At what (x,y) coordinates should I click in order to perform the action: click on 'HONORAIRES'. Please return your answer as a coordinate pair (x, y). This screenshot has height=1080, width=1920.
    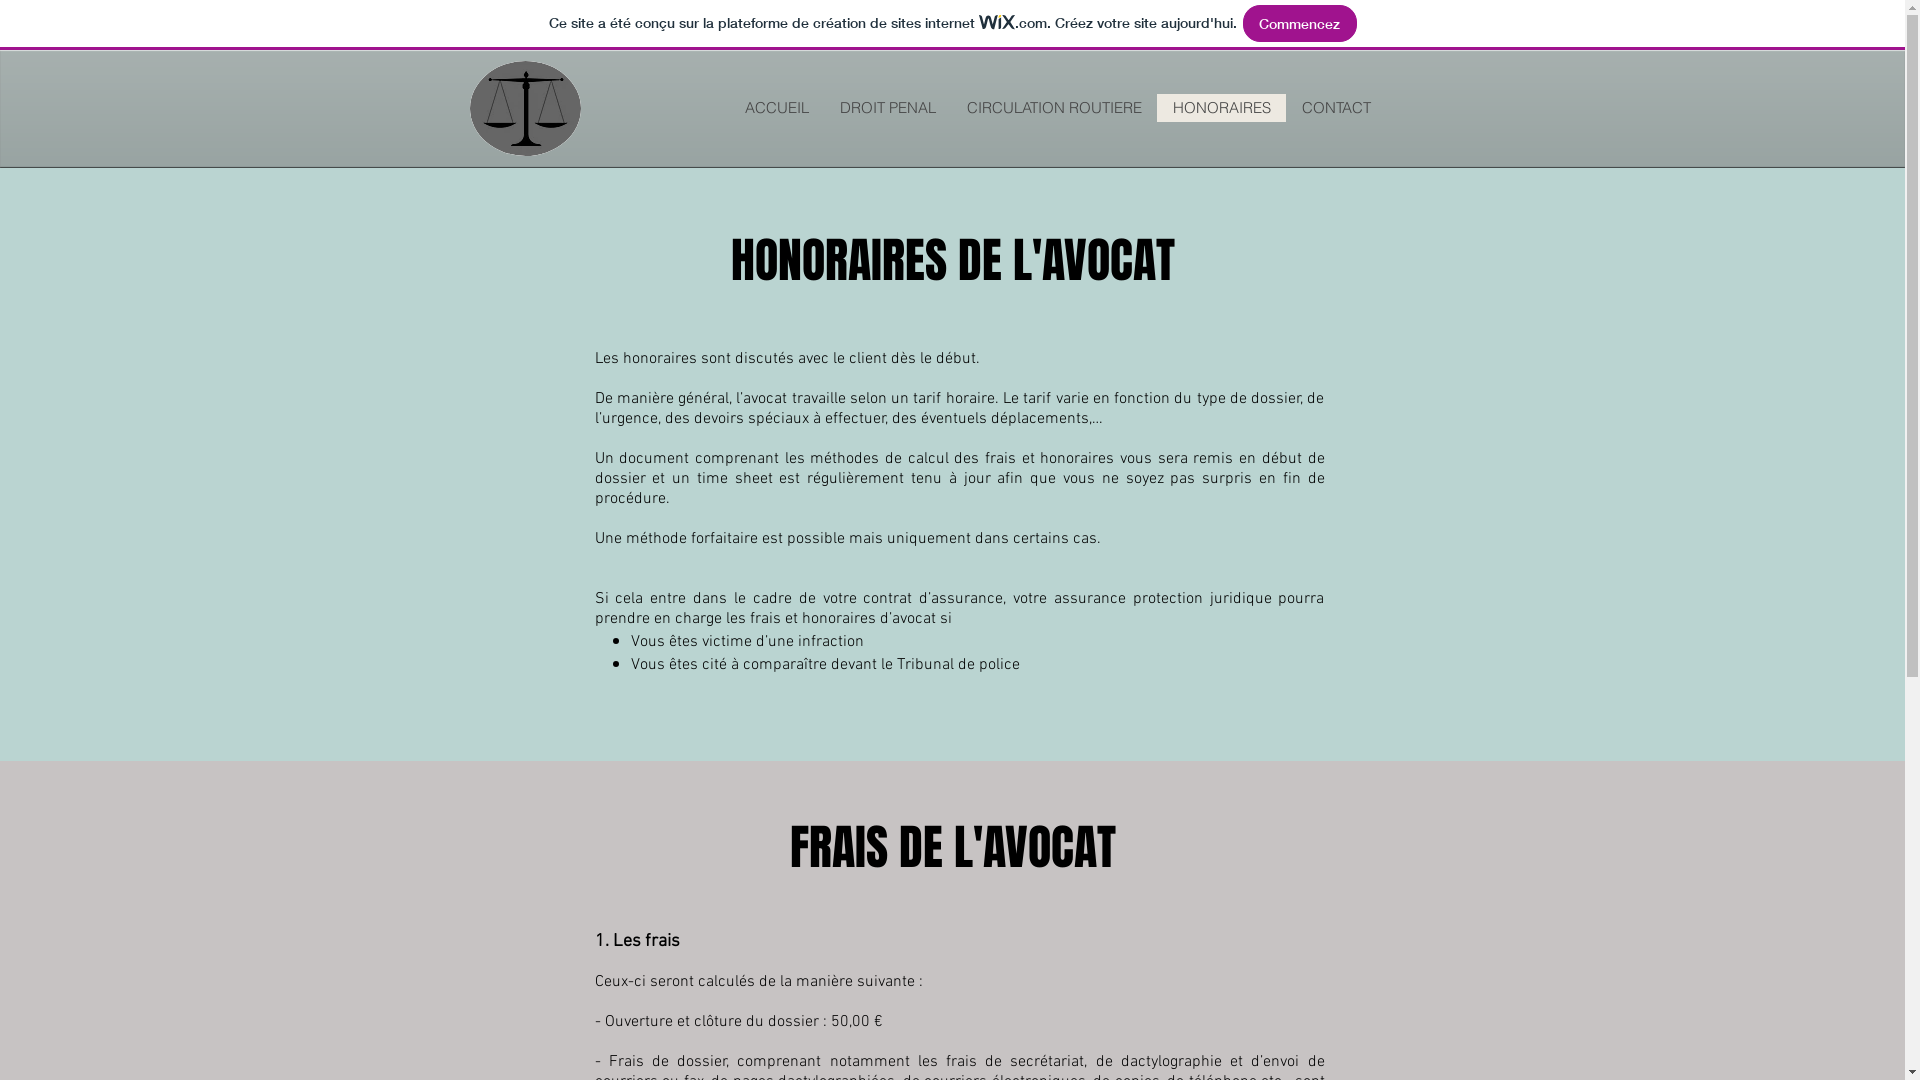
    Looking at the image, I should click on (1219, 108).